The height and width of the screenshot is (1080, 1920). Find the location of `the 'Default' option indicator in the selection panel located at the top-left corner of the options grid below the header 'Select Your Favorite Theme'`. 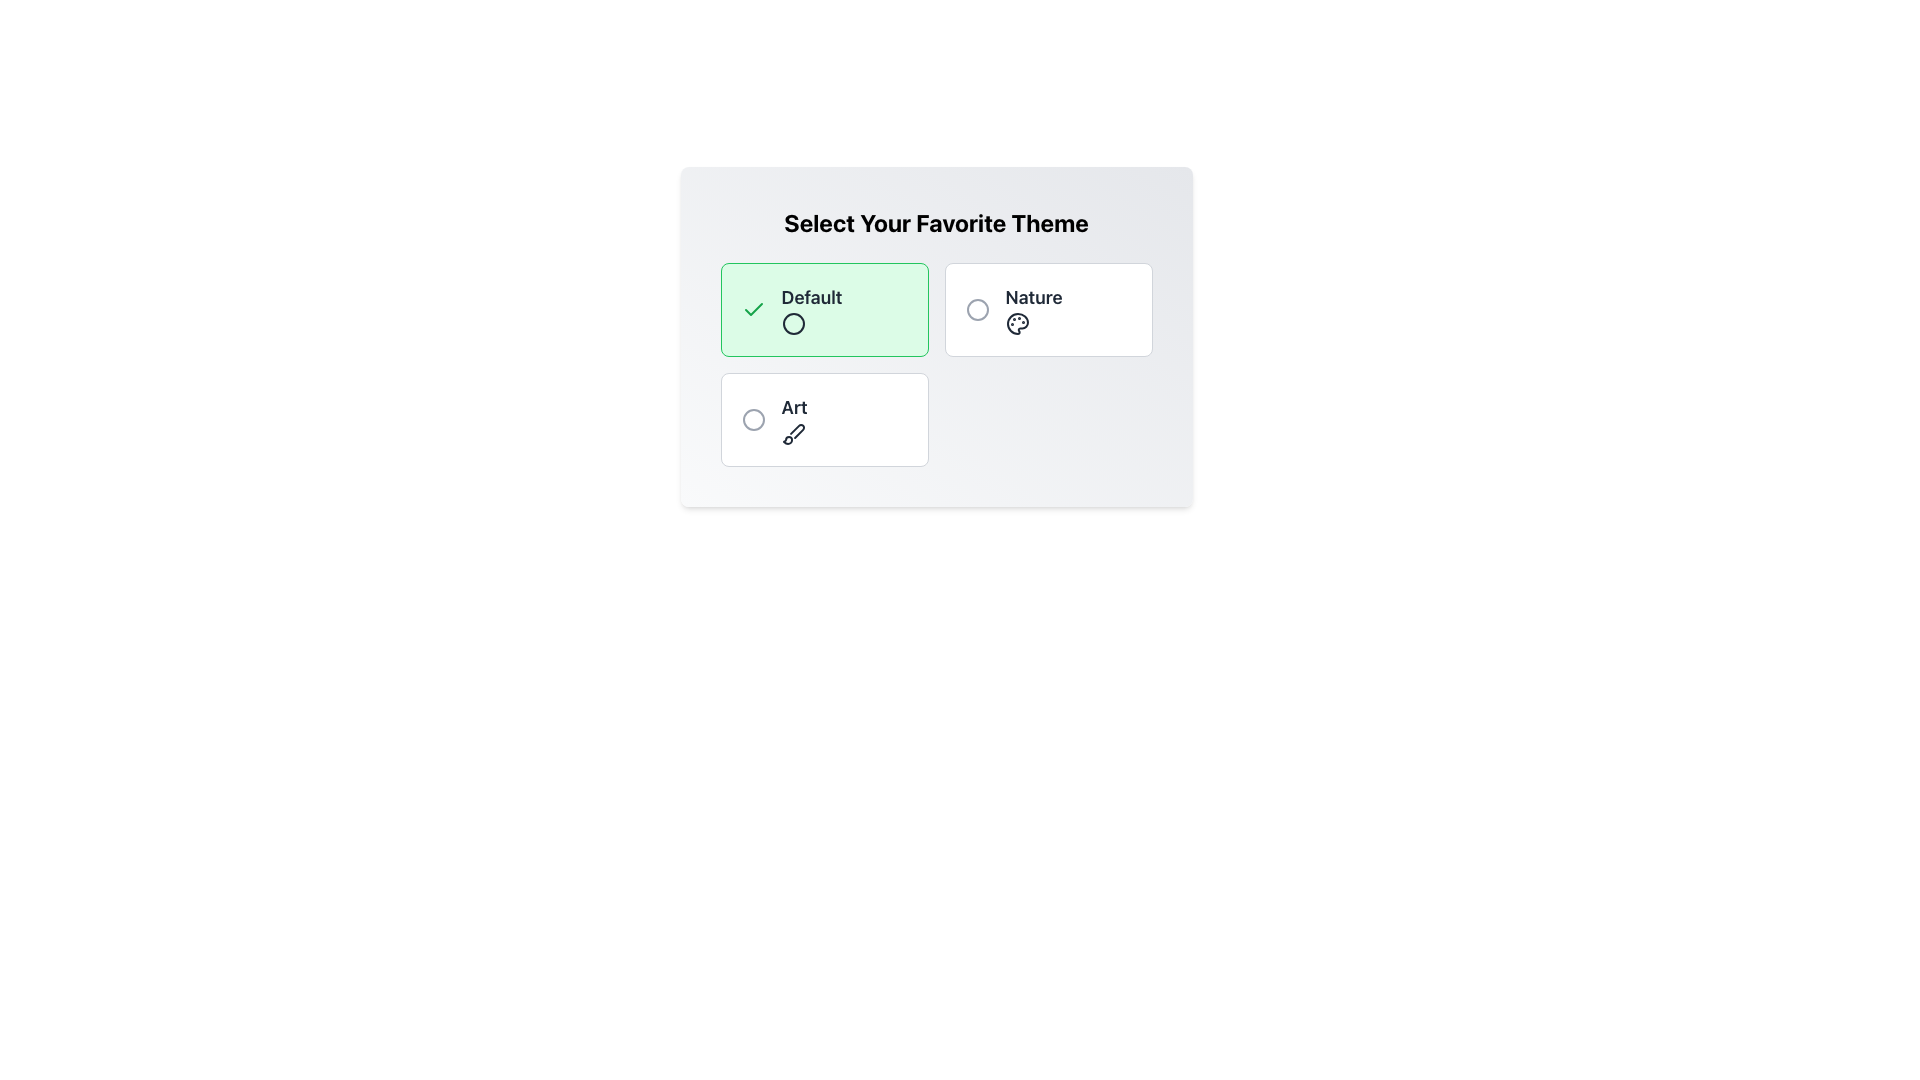

the 'Default' option indicator in the selection panel located at the top-left corner of the options grid below the header 'Select Your Favorite Theme' is located at coordinates (792, 323).